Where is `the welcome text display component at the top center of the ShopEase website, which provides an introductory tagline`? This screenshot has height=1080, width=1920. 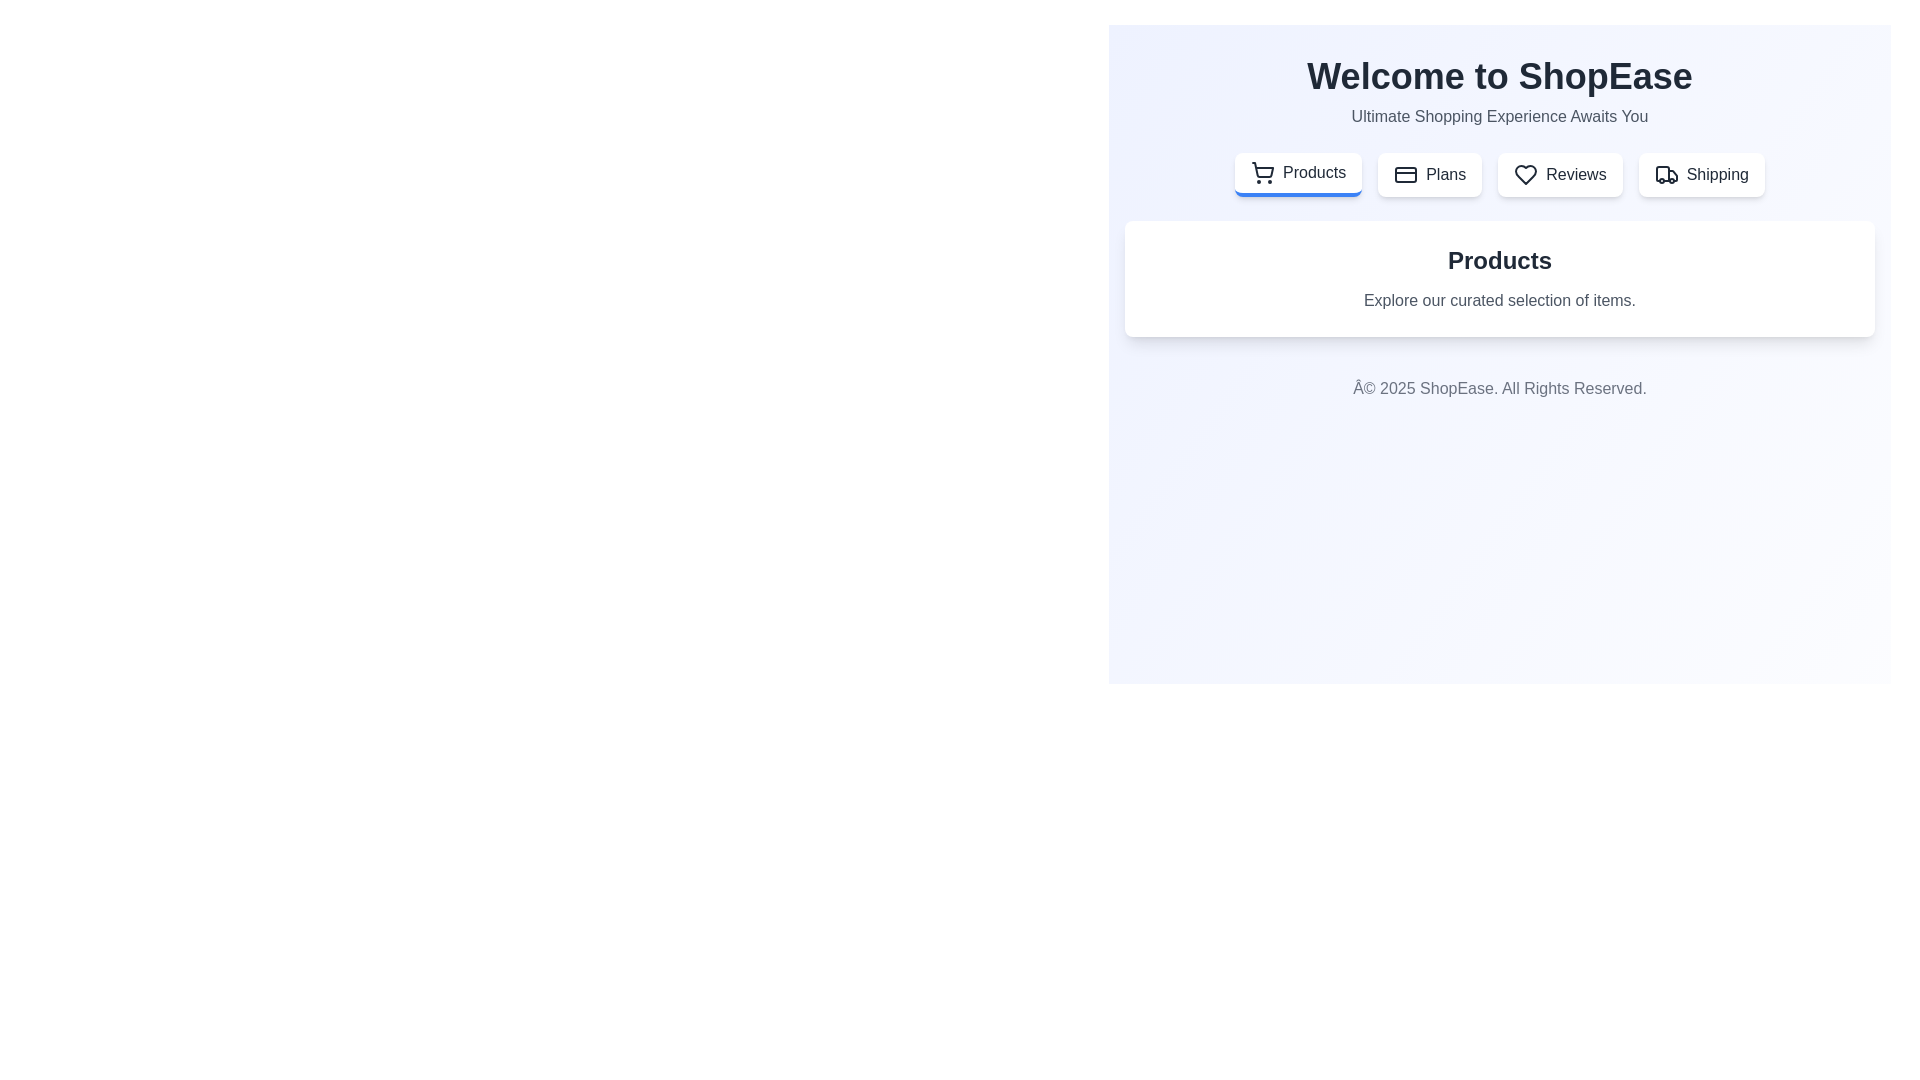 the welcome text display component at the top center of the ShopEase website, which provides an introductory tagline is located at coordinates (1499, 92).